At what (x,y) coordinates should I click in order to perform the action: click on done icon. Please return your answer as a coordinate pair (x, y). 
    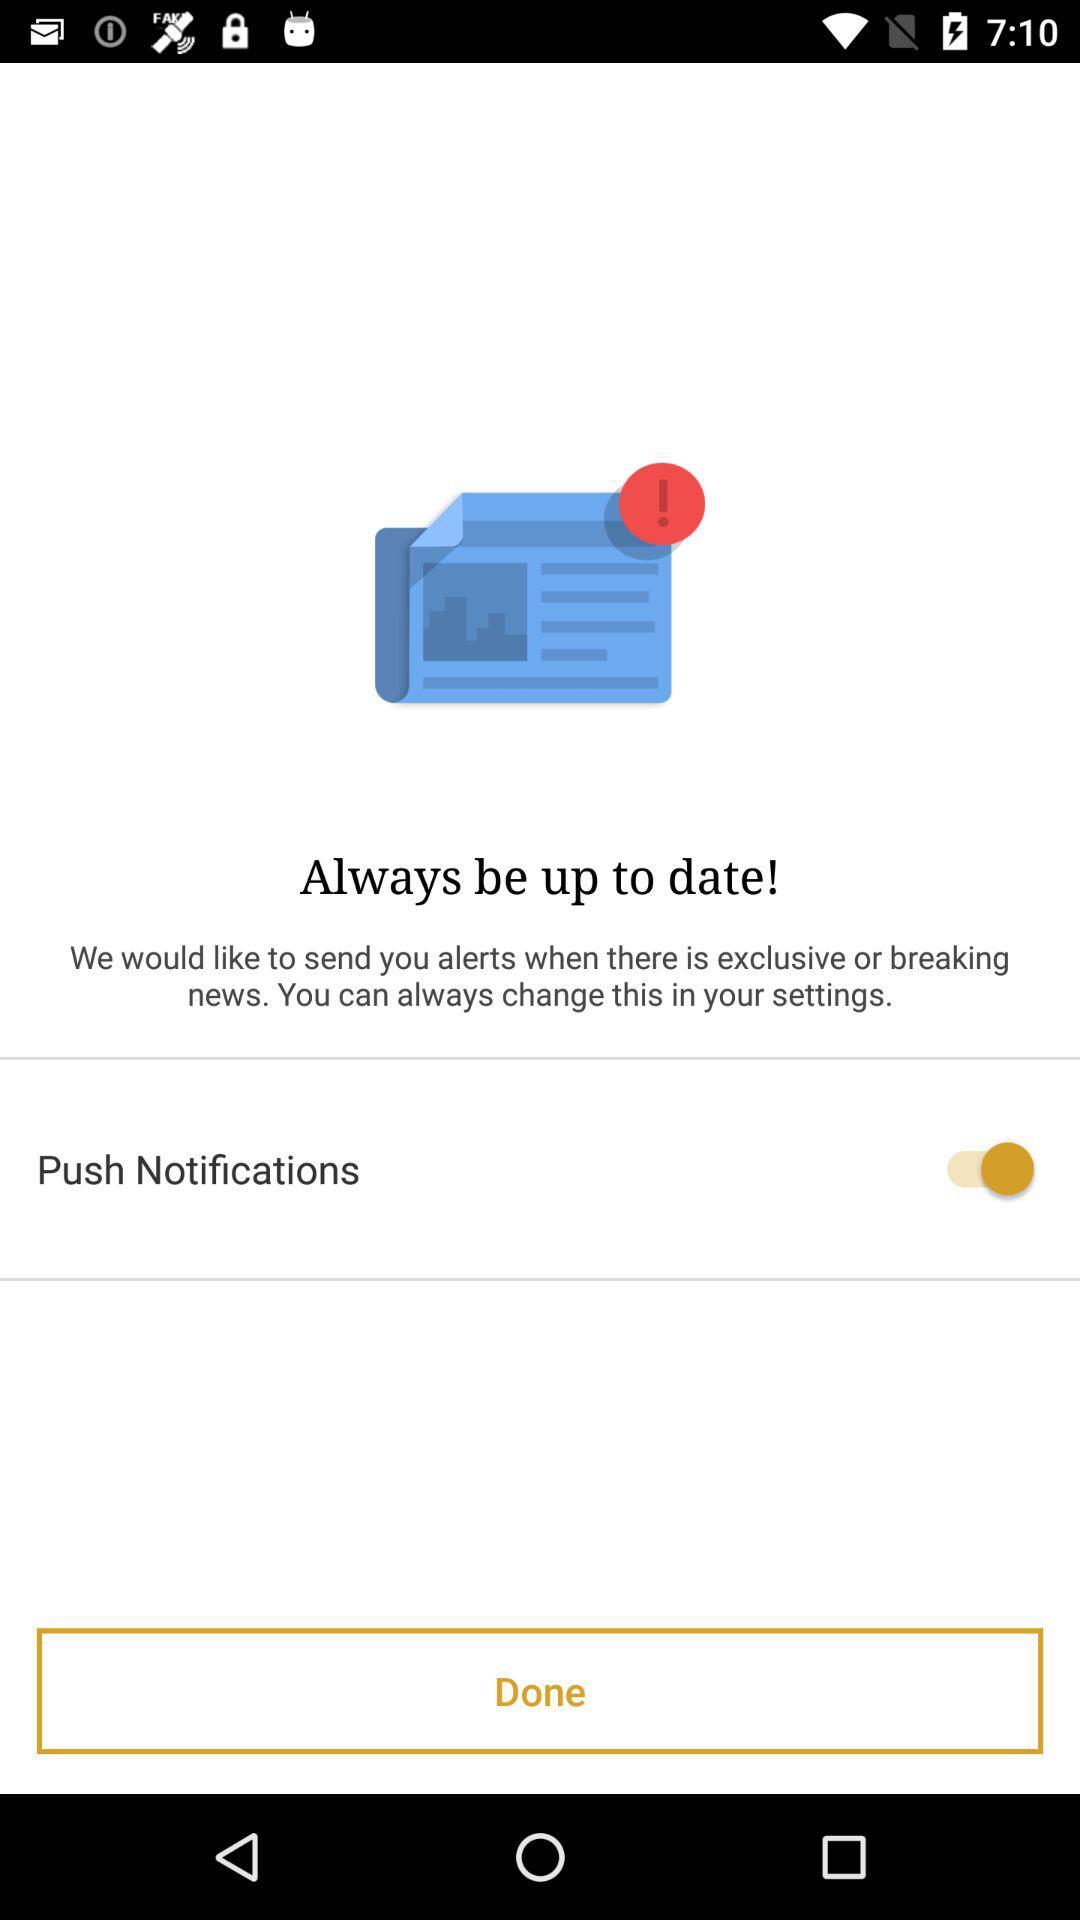
    Looking at the image, I should click on (540, 1690).